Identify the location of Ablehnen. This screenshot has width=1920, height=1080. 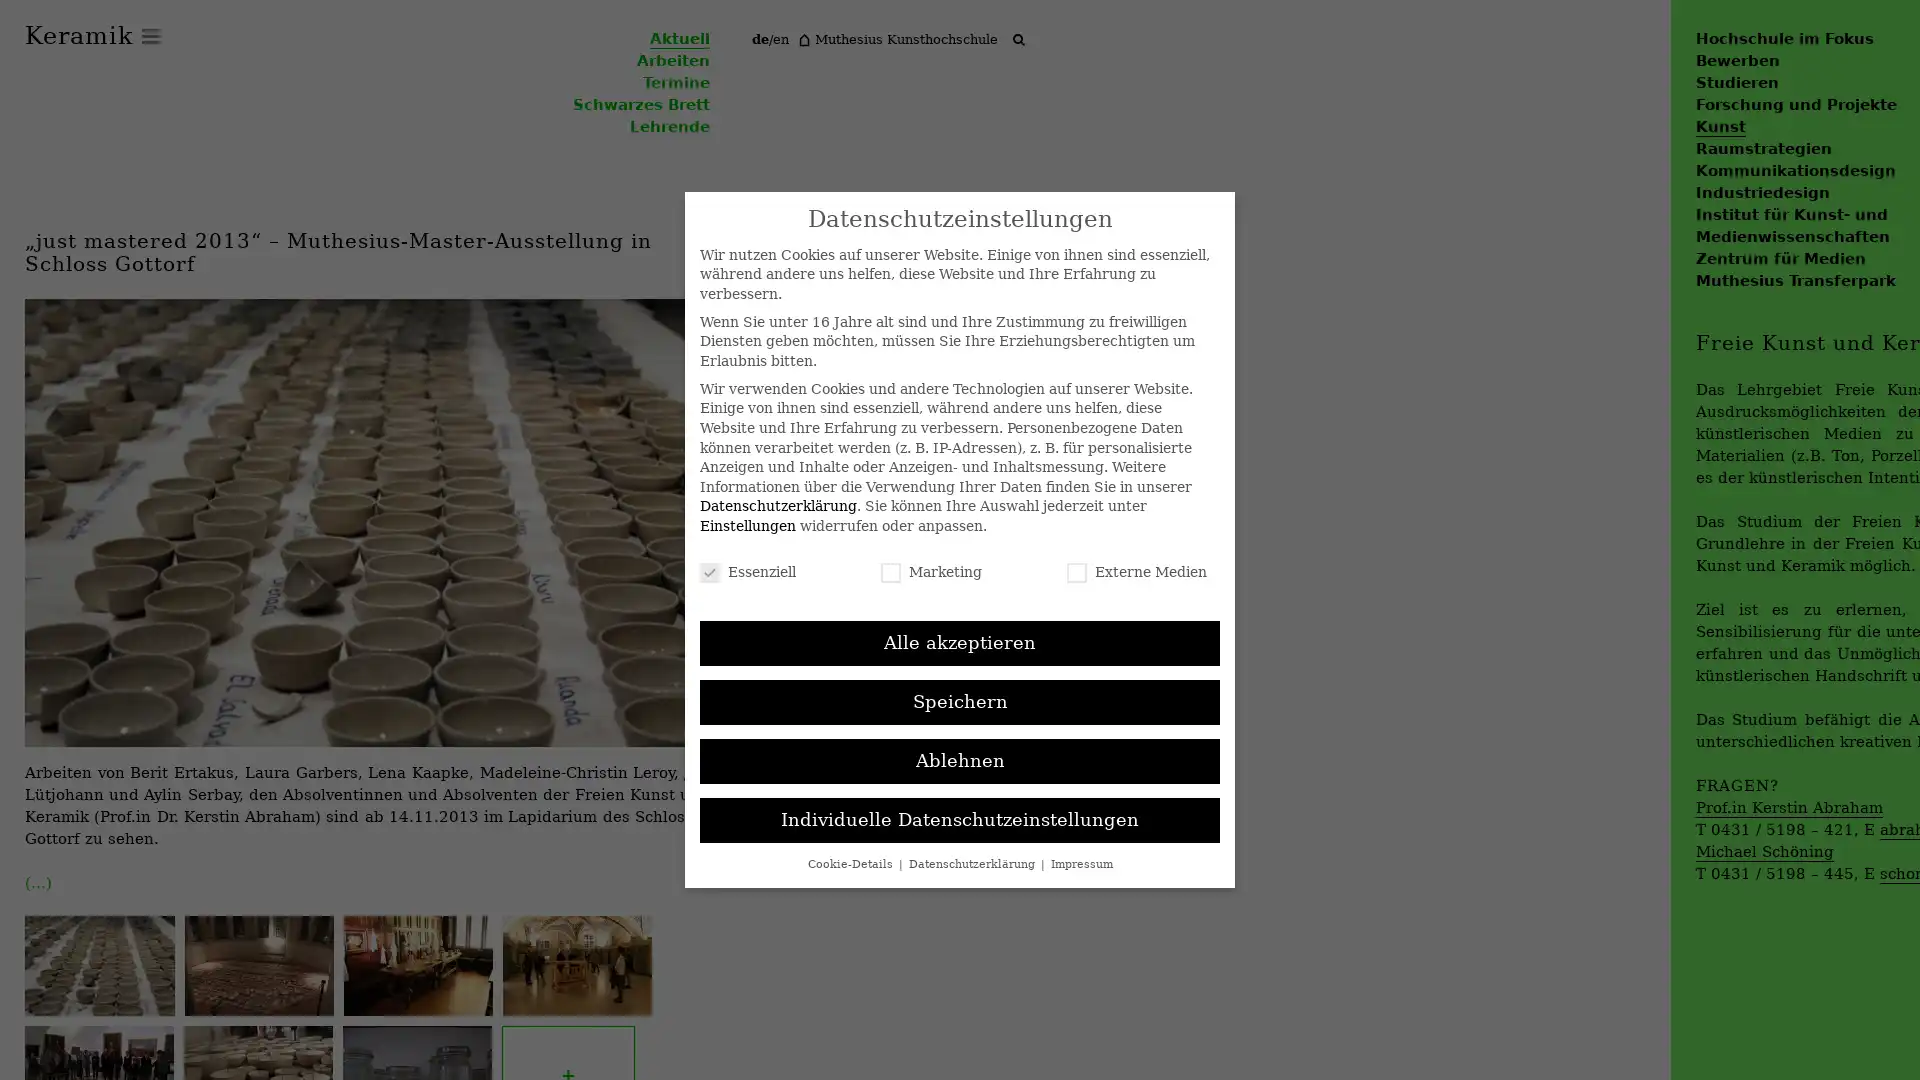
(960, 760).